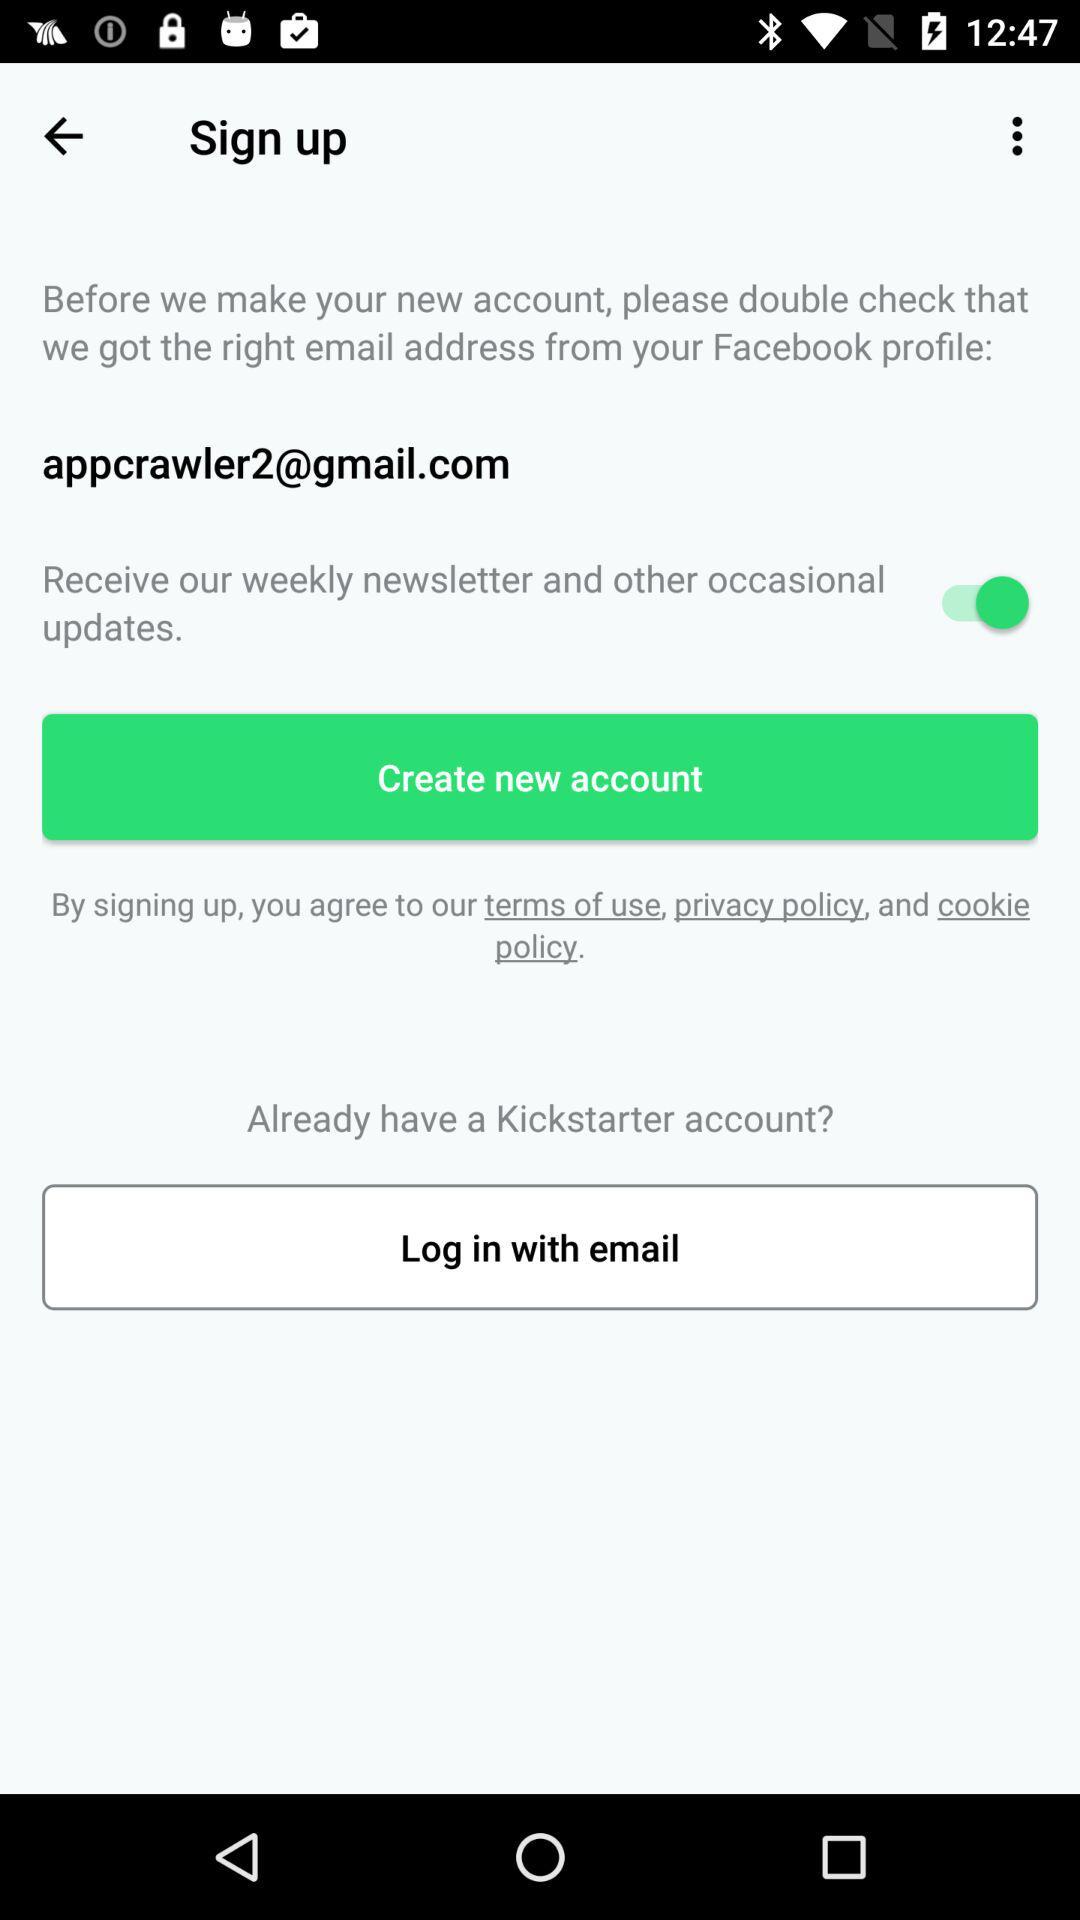 This screenshot has width=1080, height=1920. I want to click on the item to the left of the sign up icon, so click(61, 135).